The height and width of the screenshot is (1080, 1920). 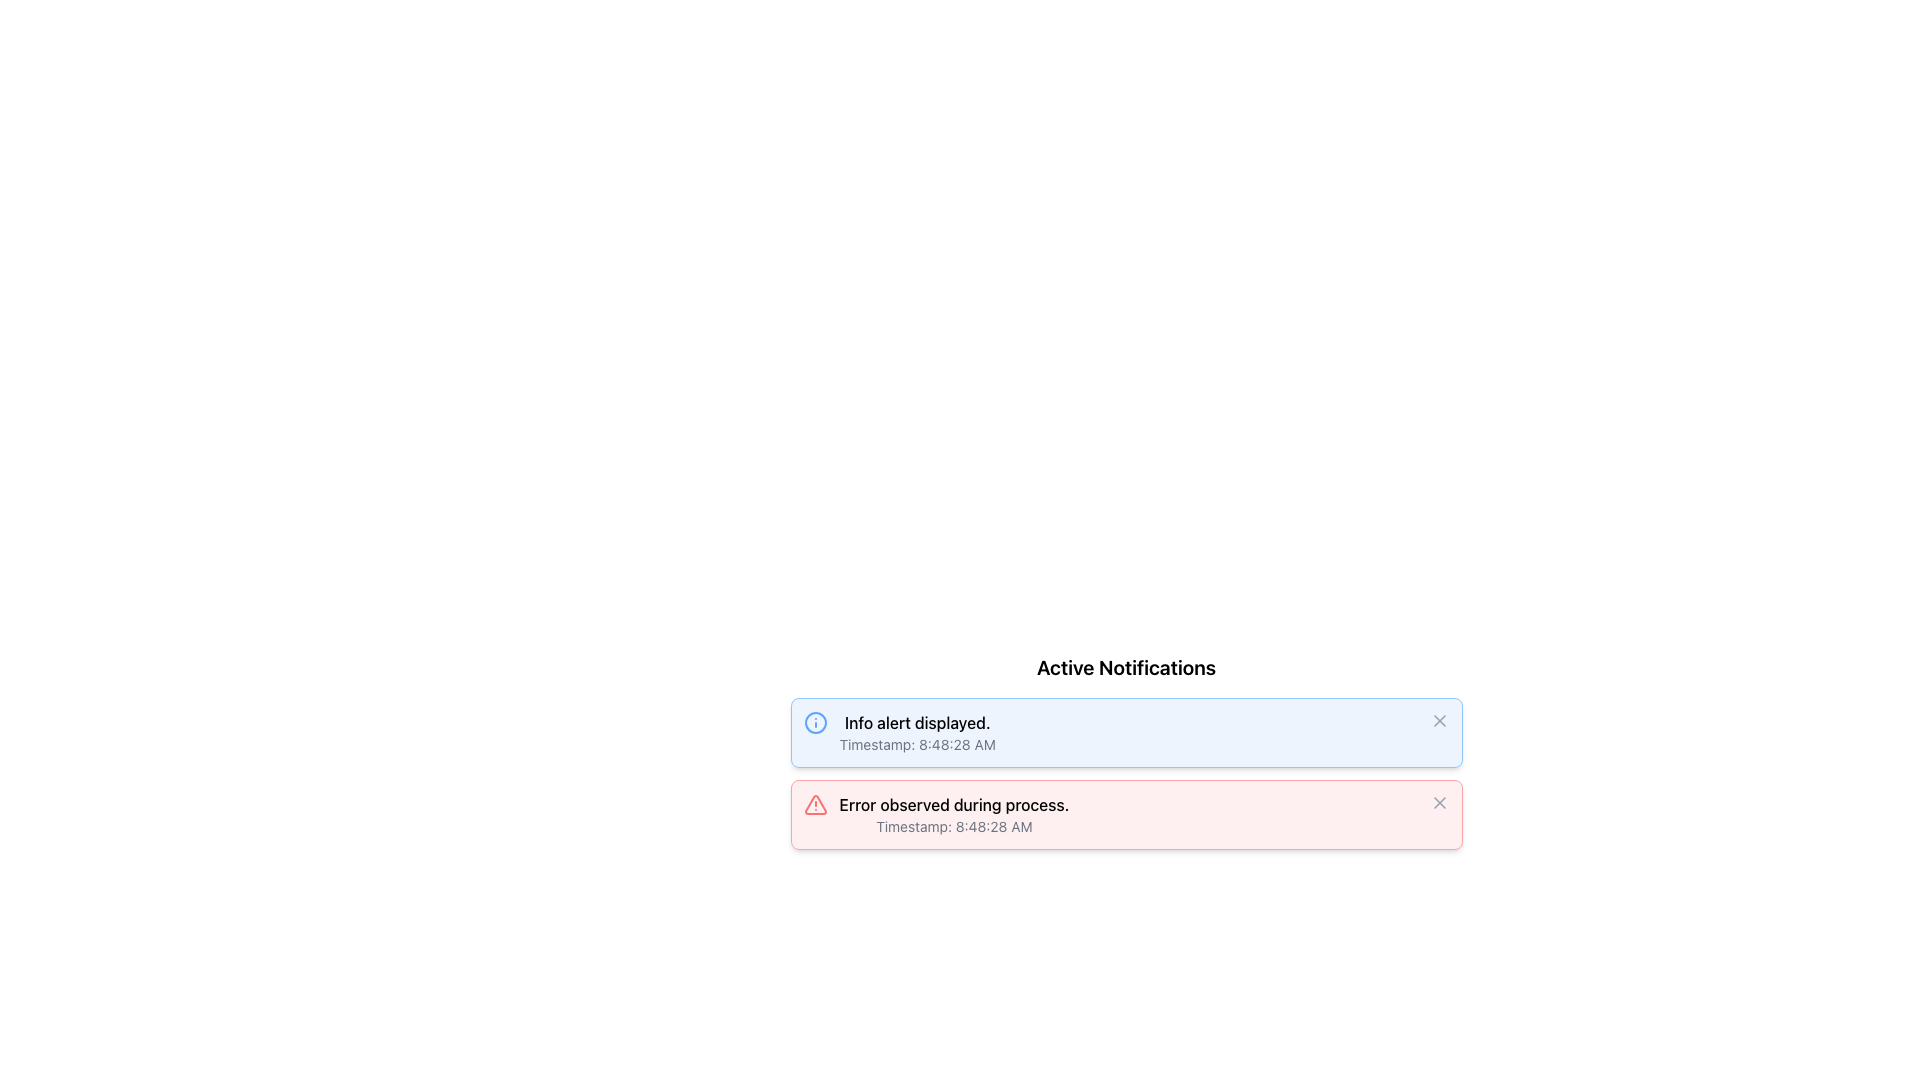 I want to click on the close button, which is styled as a small icon with an 'X' inside a circular shape, located at the top-right corner of the second notification card with a light red background, so click(x=1438, y=801).